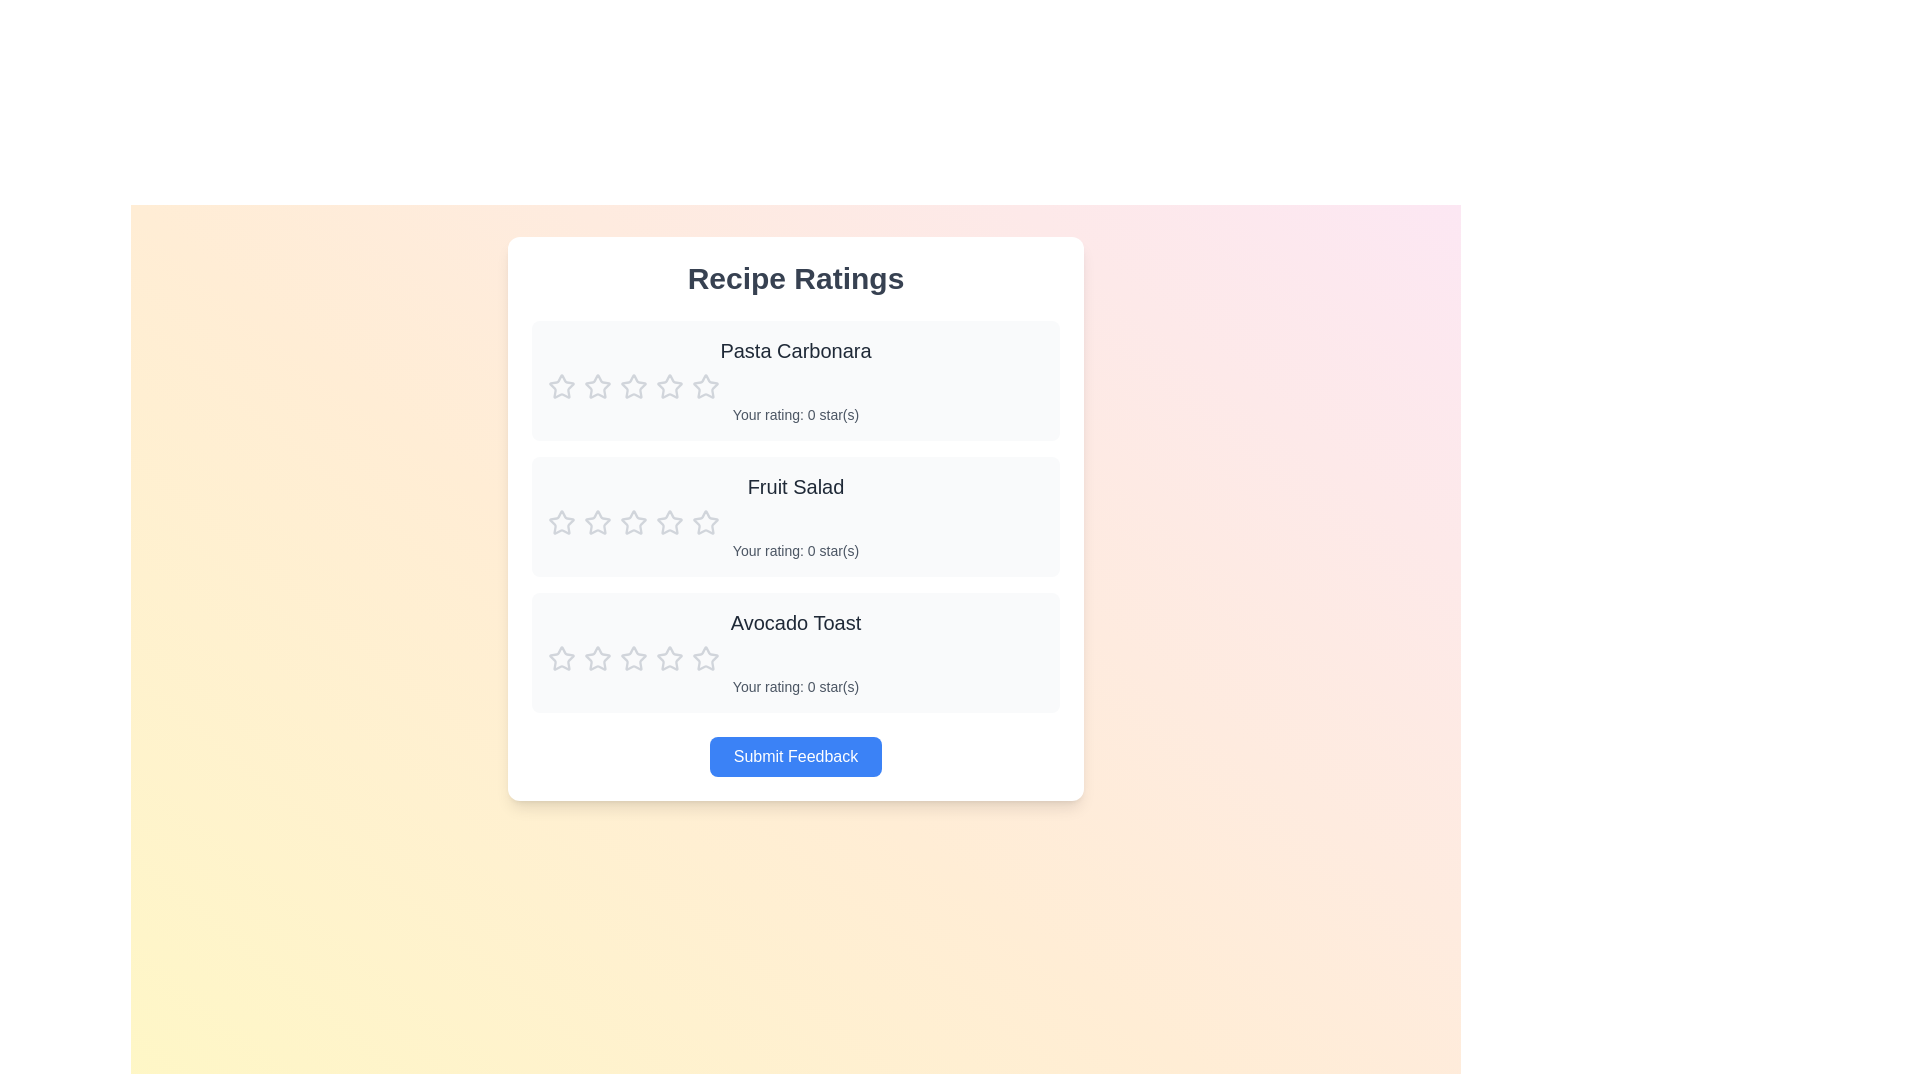 The height and width of the screenshot is (1080, 1920). Describe the element at coordinates (670, 658) in the screenshot. I see `the first star icon in the five-star rating row for 'Avocado Toast' in the 'Recipe Ratings' interface for keyboard interaction` at that location.